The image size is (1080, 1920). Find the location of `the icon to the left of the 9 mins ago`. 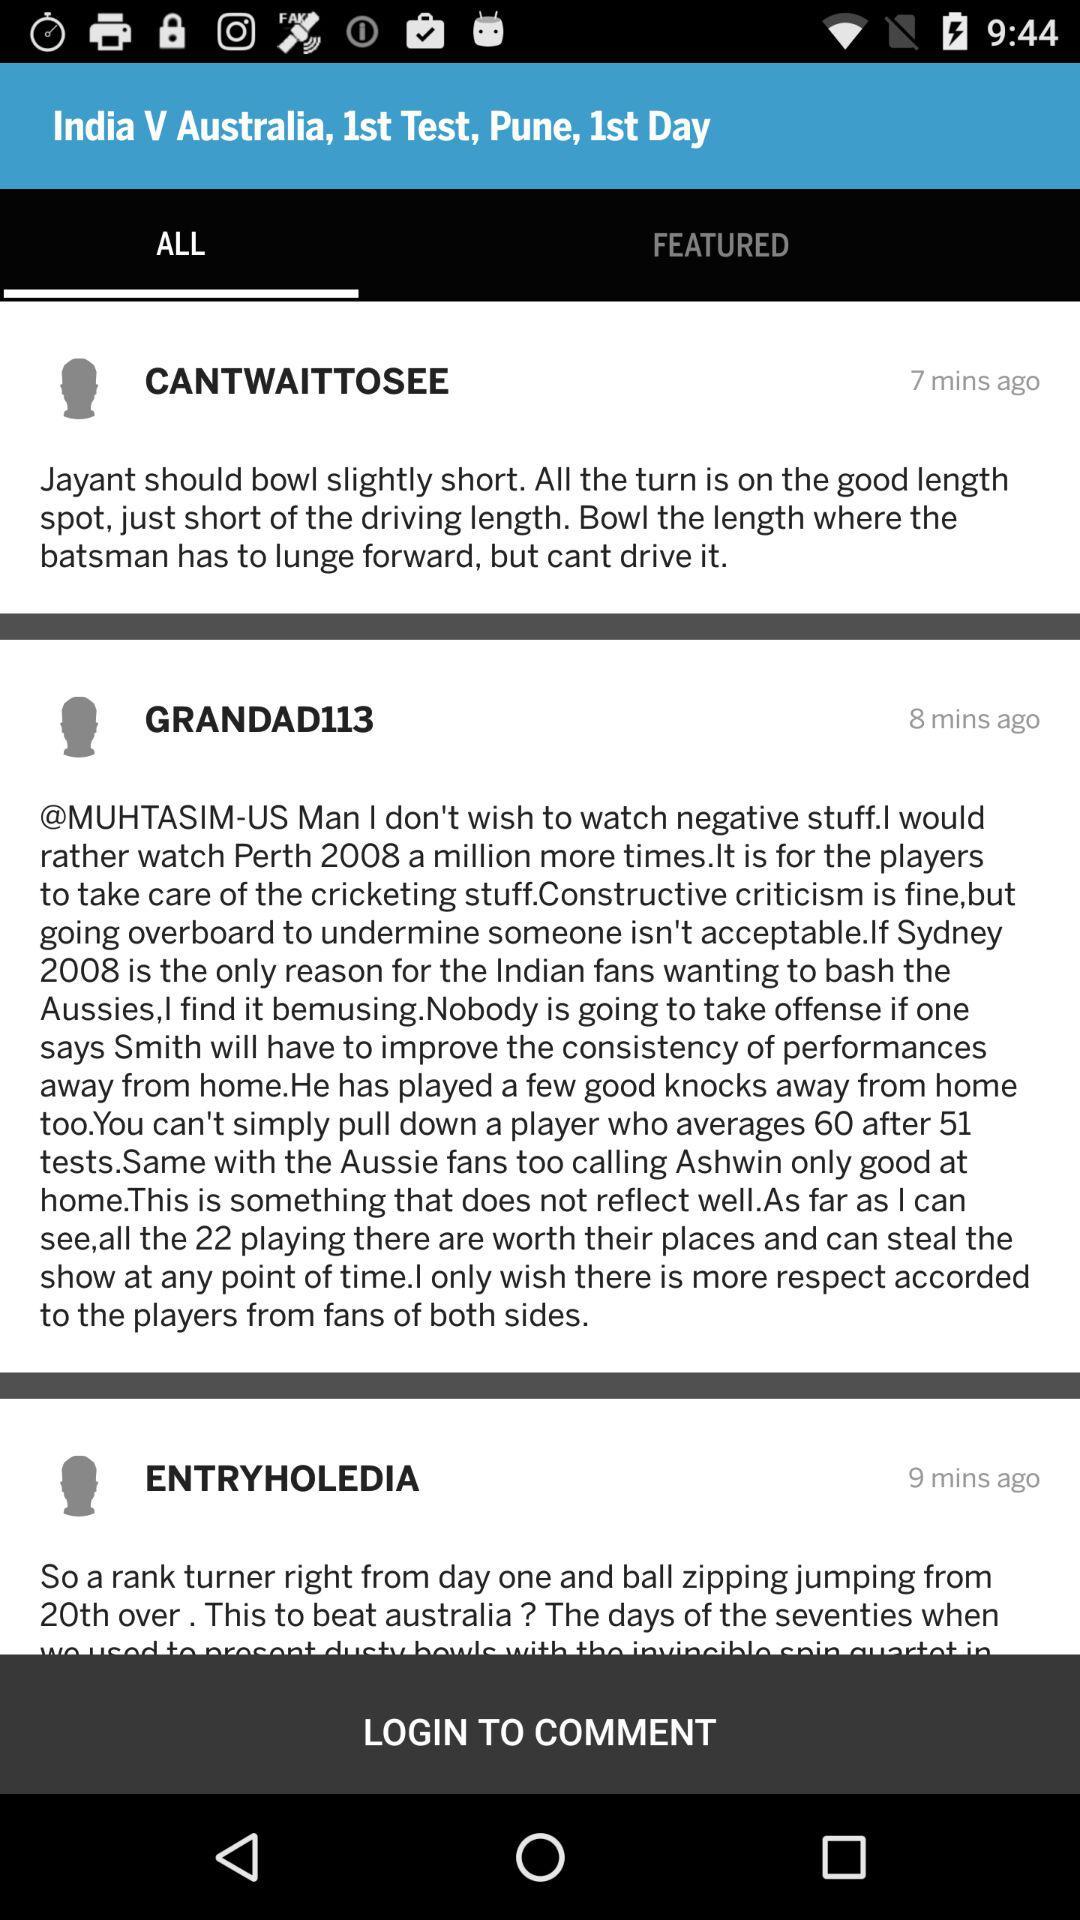

the icon to the left of the 9 mins ago is located at coordinates (512, 1477).